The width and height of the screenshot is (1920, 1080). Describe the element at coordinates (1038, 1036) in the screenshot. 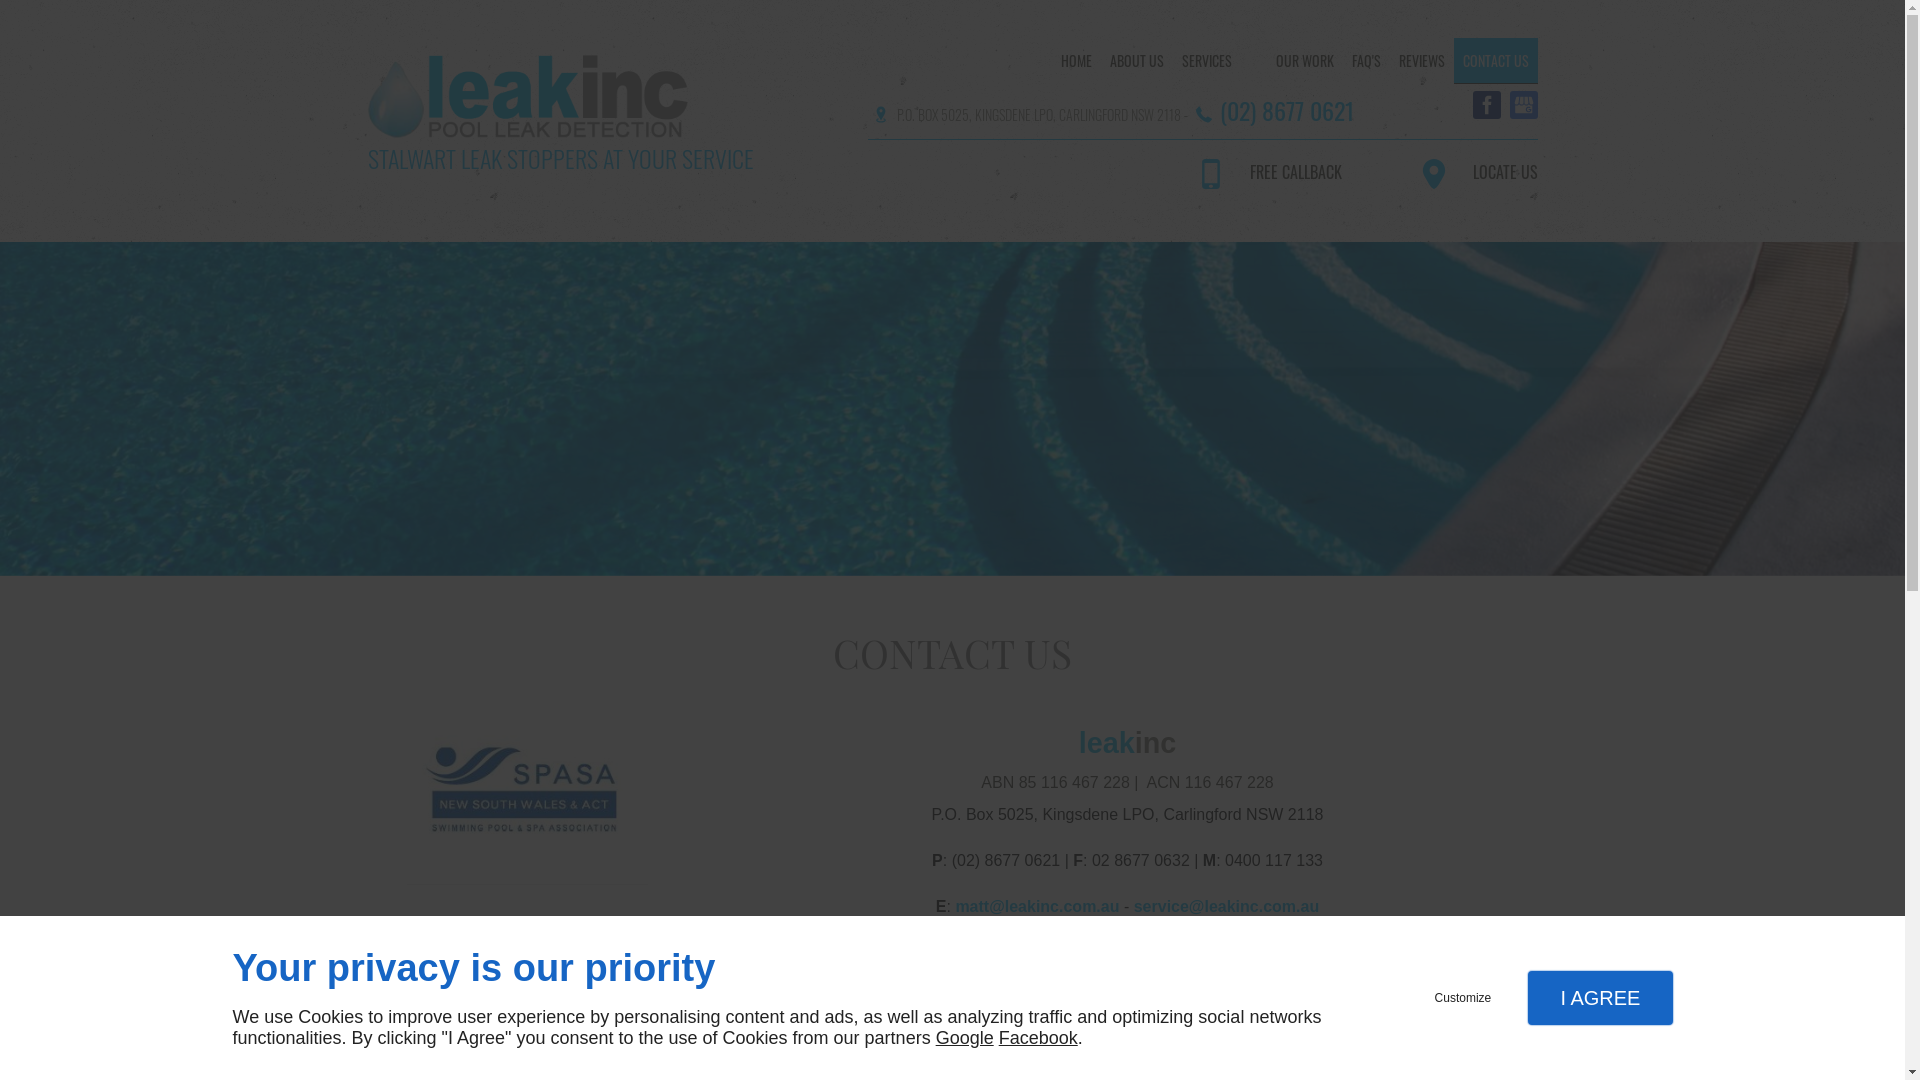

I see `'Facebook'` at that location.